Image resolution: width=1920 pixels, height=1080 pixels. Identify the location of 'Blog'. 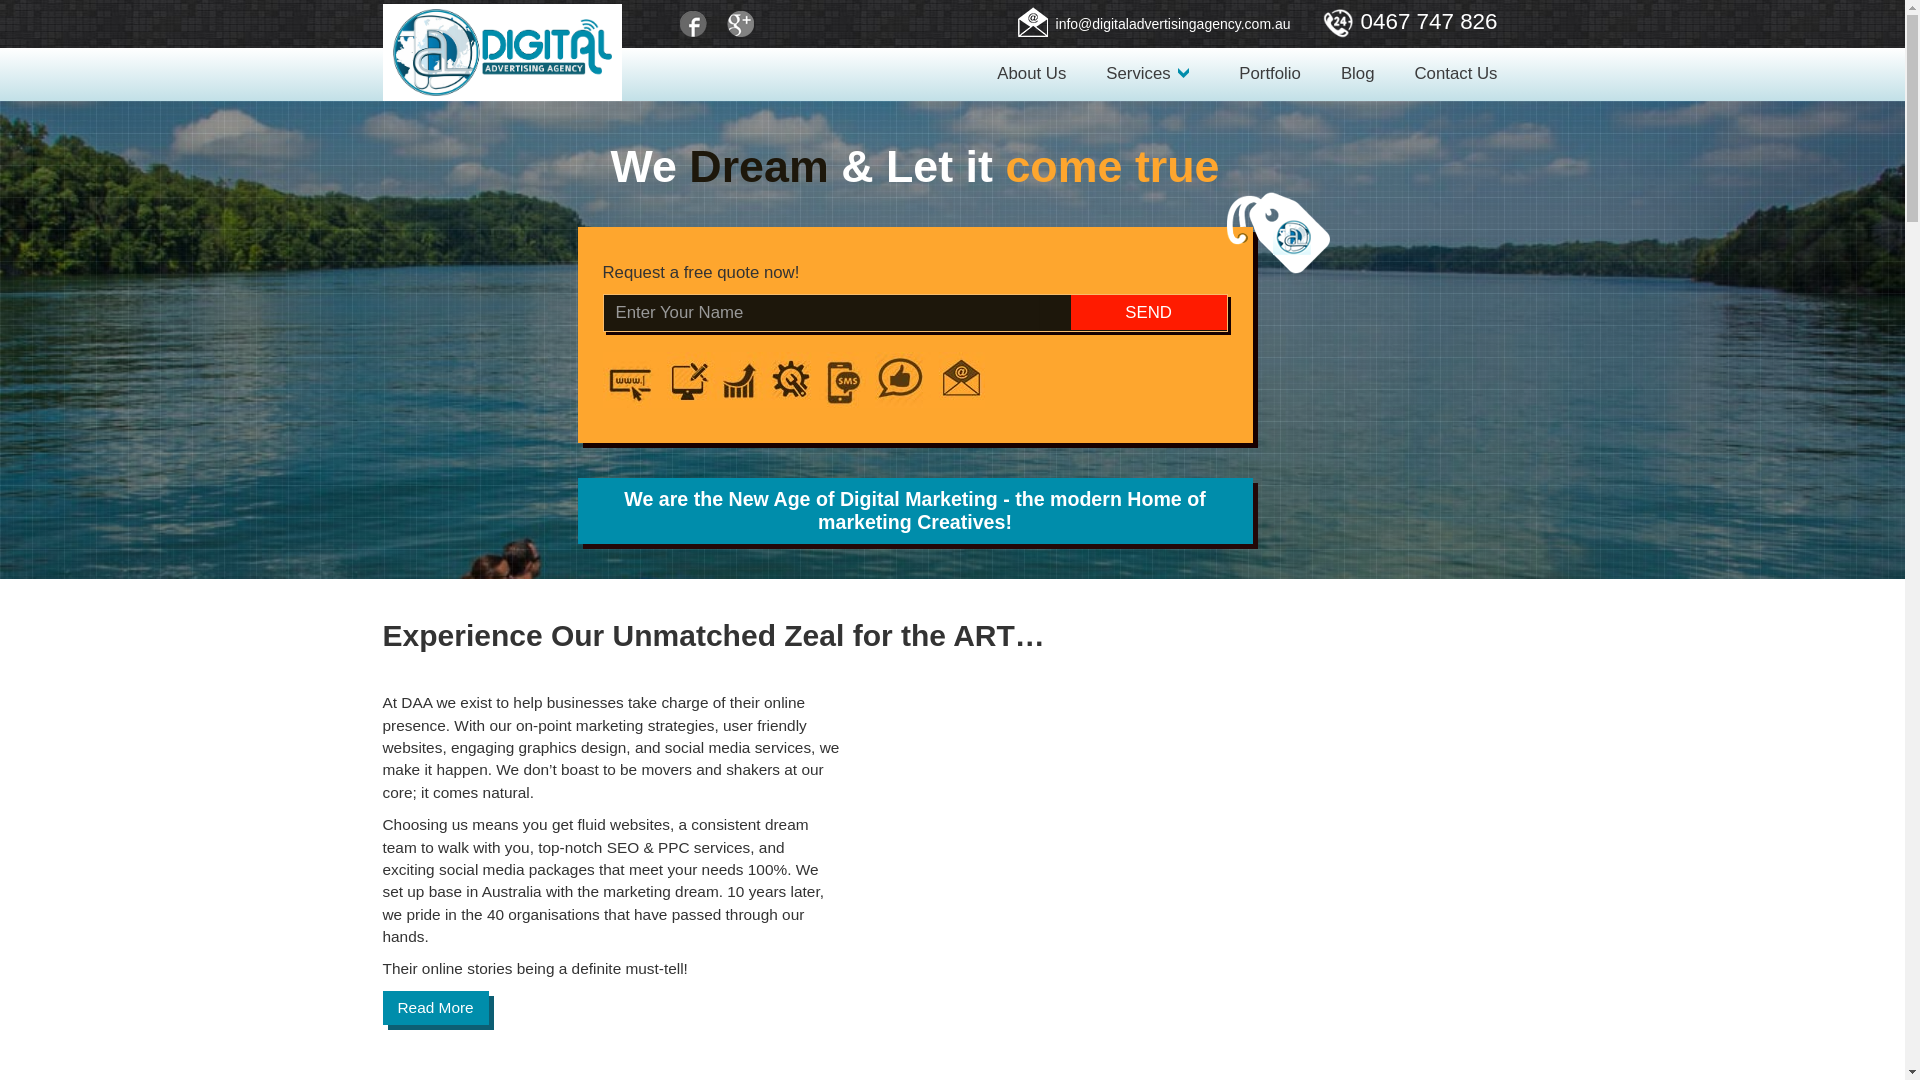
(1358, 72).